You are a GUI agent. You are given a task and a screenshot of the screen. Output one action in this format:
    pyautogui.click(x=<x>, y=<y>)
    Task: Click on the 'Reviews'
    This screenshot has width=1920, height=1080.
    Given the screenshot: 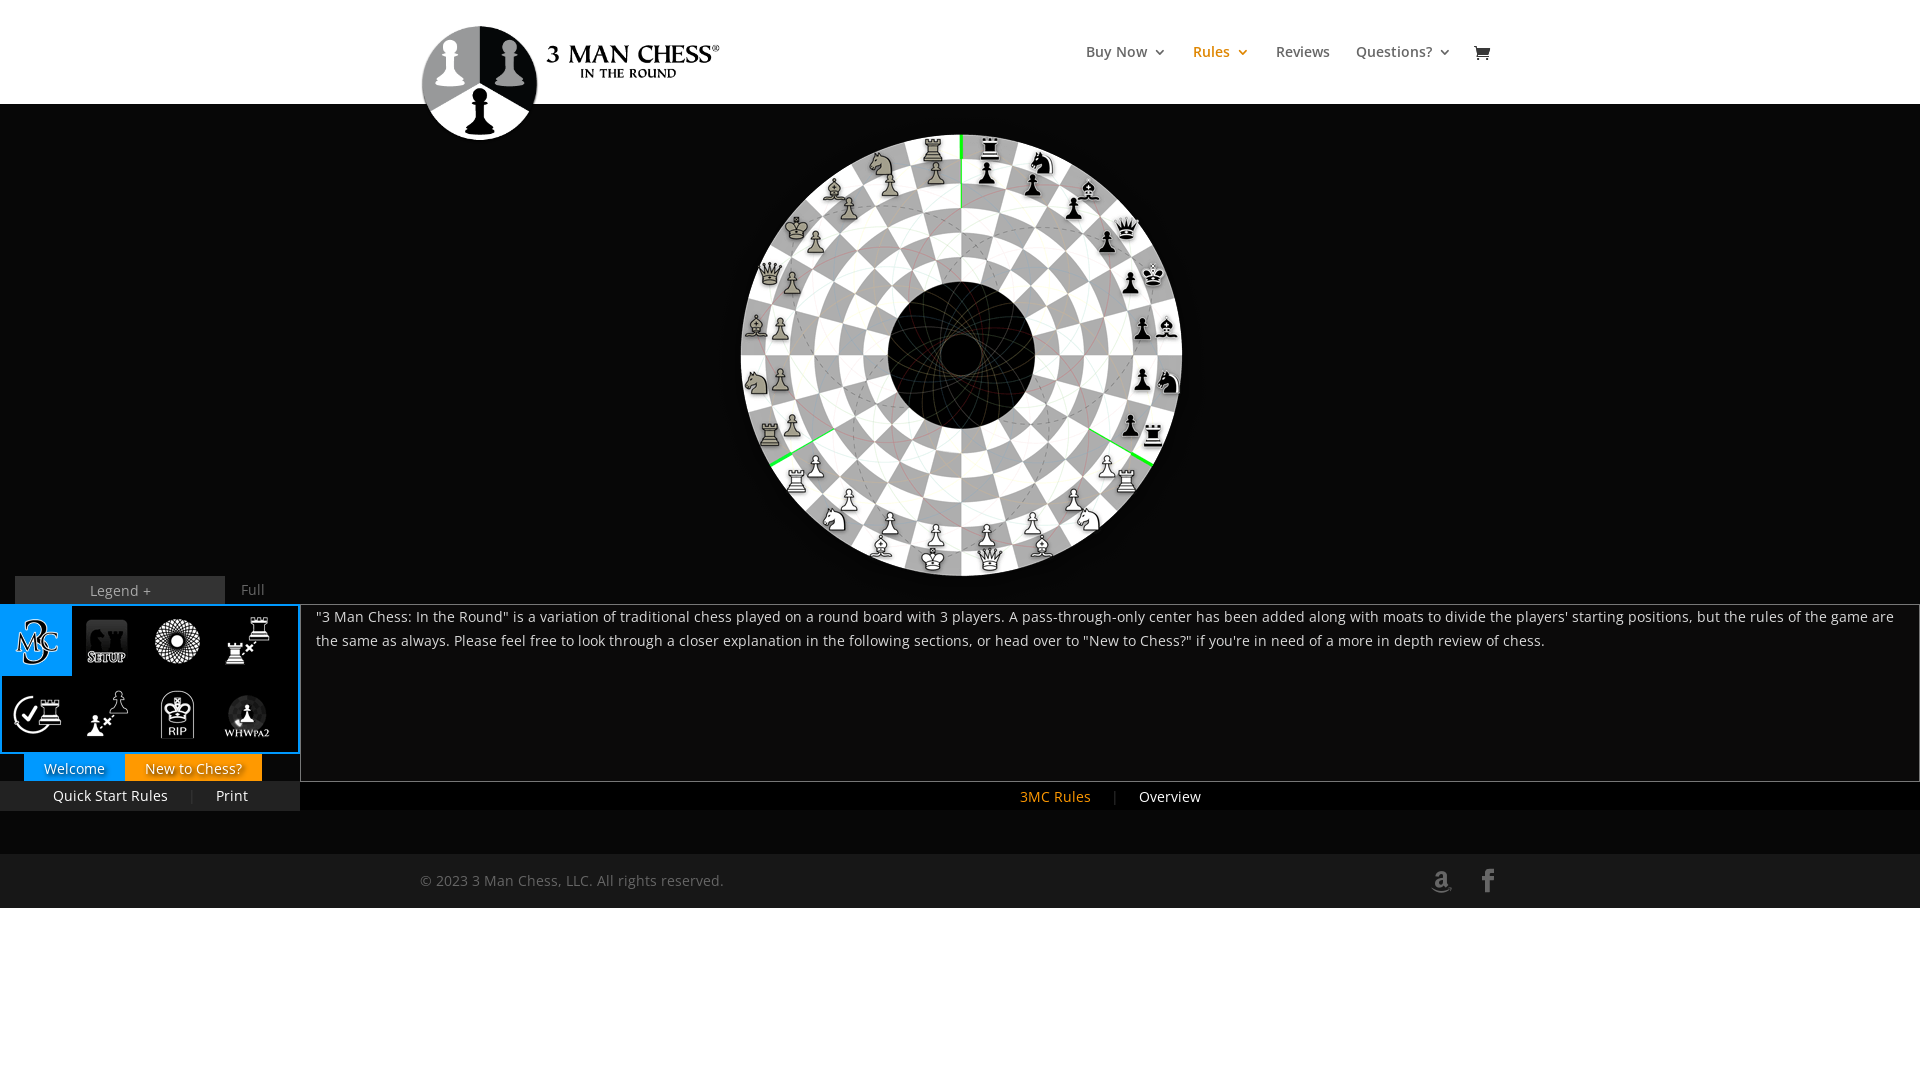 What is the action you would take?
    pyautogui.click(x=1302, y=73)
    